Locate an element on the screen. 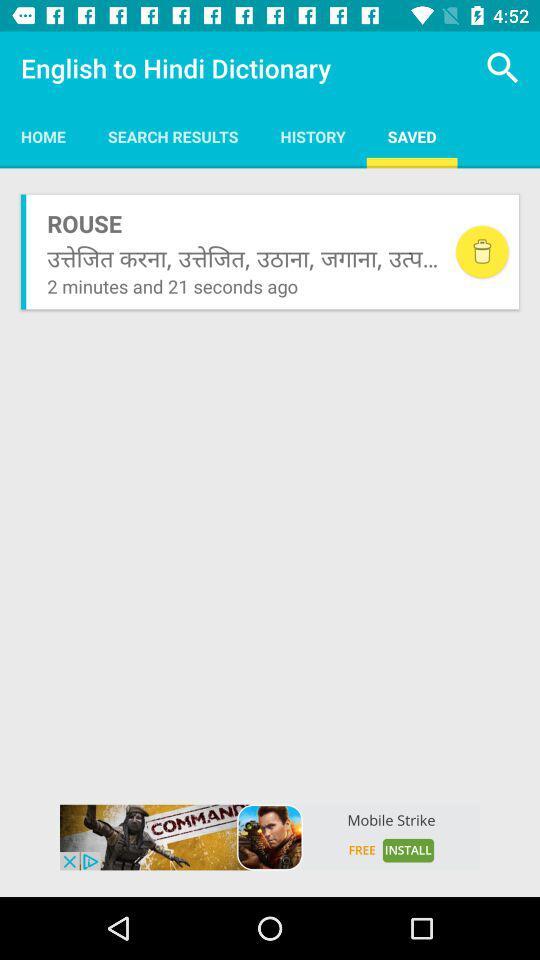  click on advertisement is located at coordinates (270, 837).